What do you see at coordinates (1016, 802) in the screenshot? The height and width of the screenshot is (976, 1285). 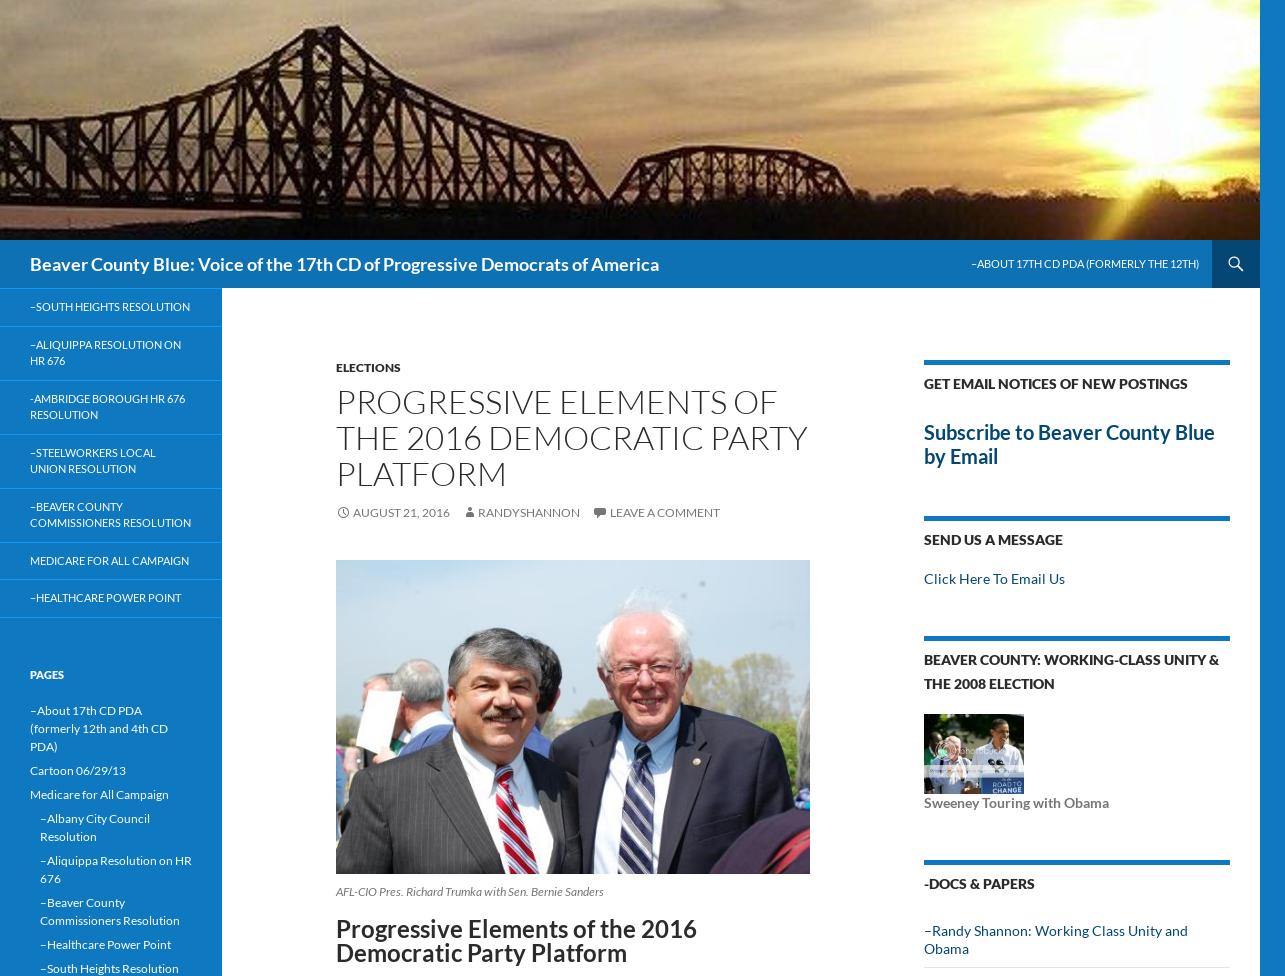 I see `'Sweeney Touring with Obama'` at bounding box center [1016, 802].